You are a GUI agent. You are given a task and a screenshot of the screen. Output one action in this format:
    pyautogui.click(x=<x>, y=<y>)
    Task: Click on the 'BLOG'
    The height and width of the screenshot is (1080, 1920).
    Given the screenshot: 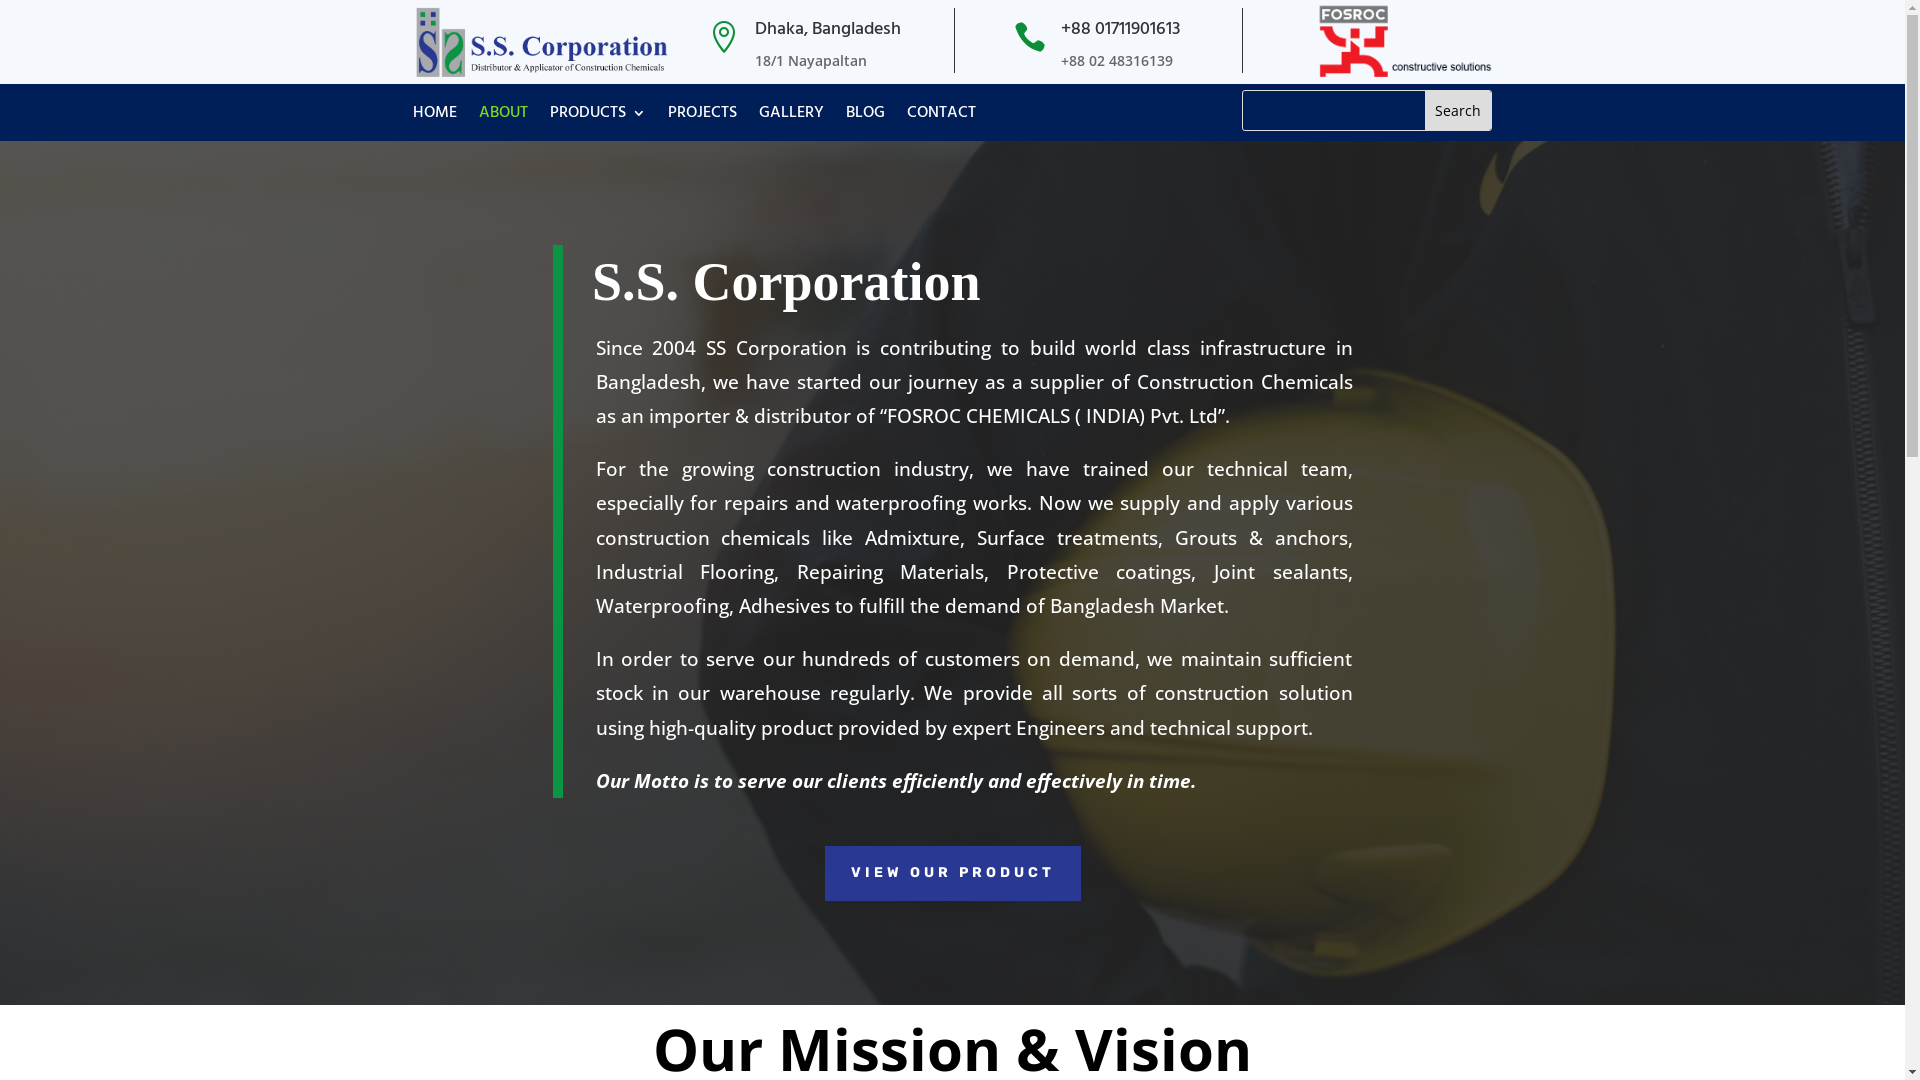 What is the action you would take?
    pyautogui.click(x=865, y=116)
    